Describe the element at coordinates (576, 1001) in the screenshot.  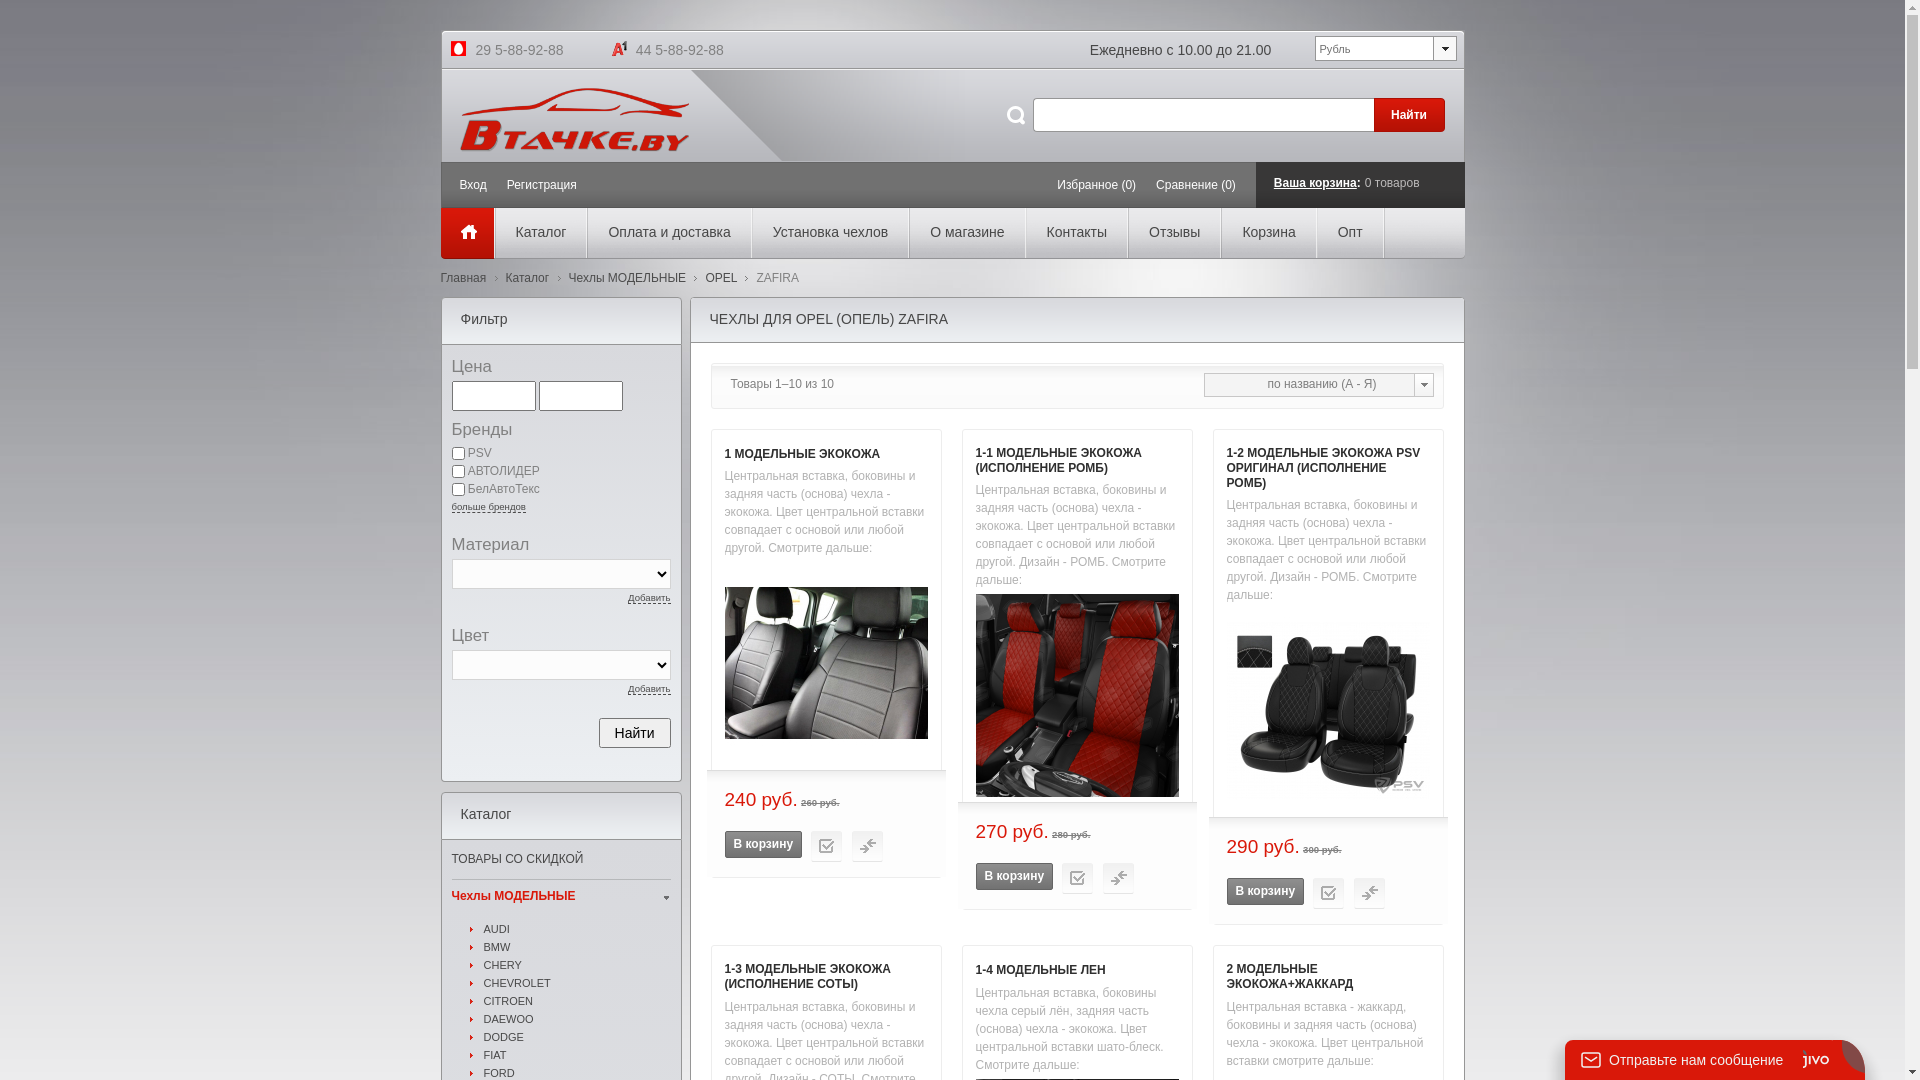
I see `'CITROEN'` at that location.